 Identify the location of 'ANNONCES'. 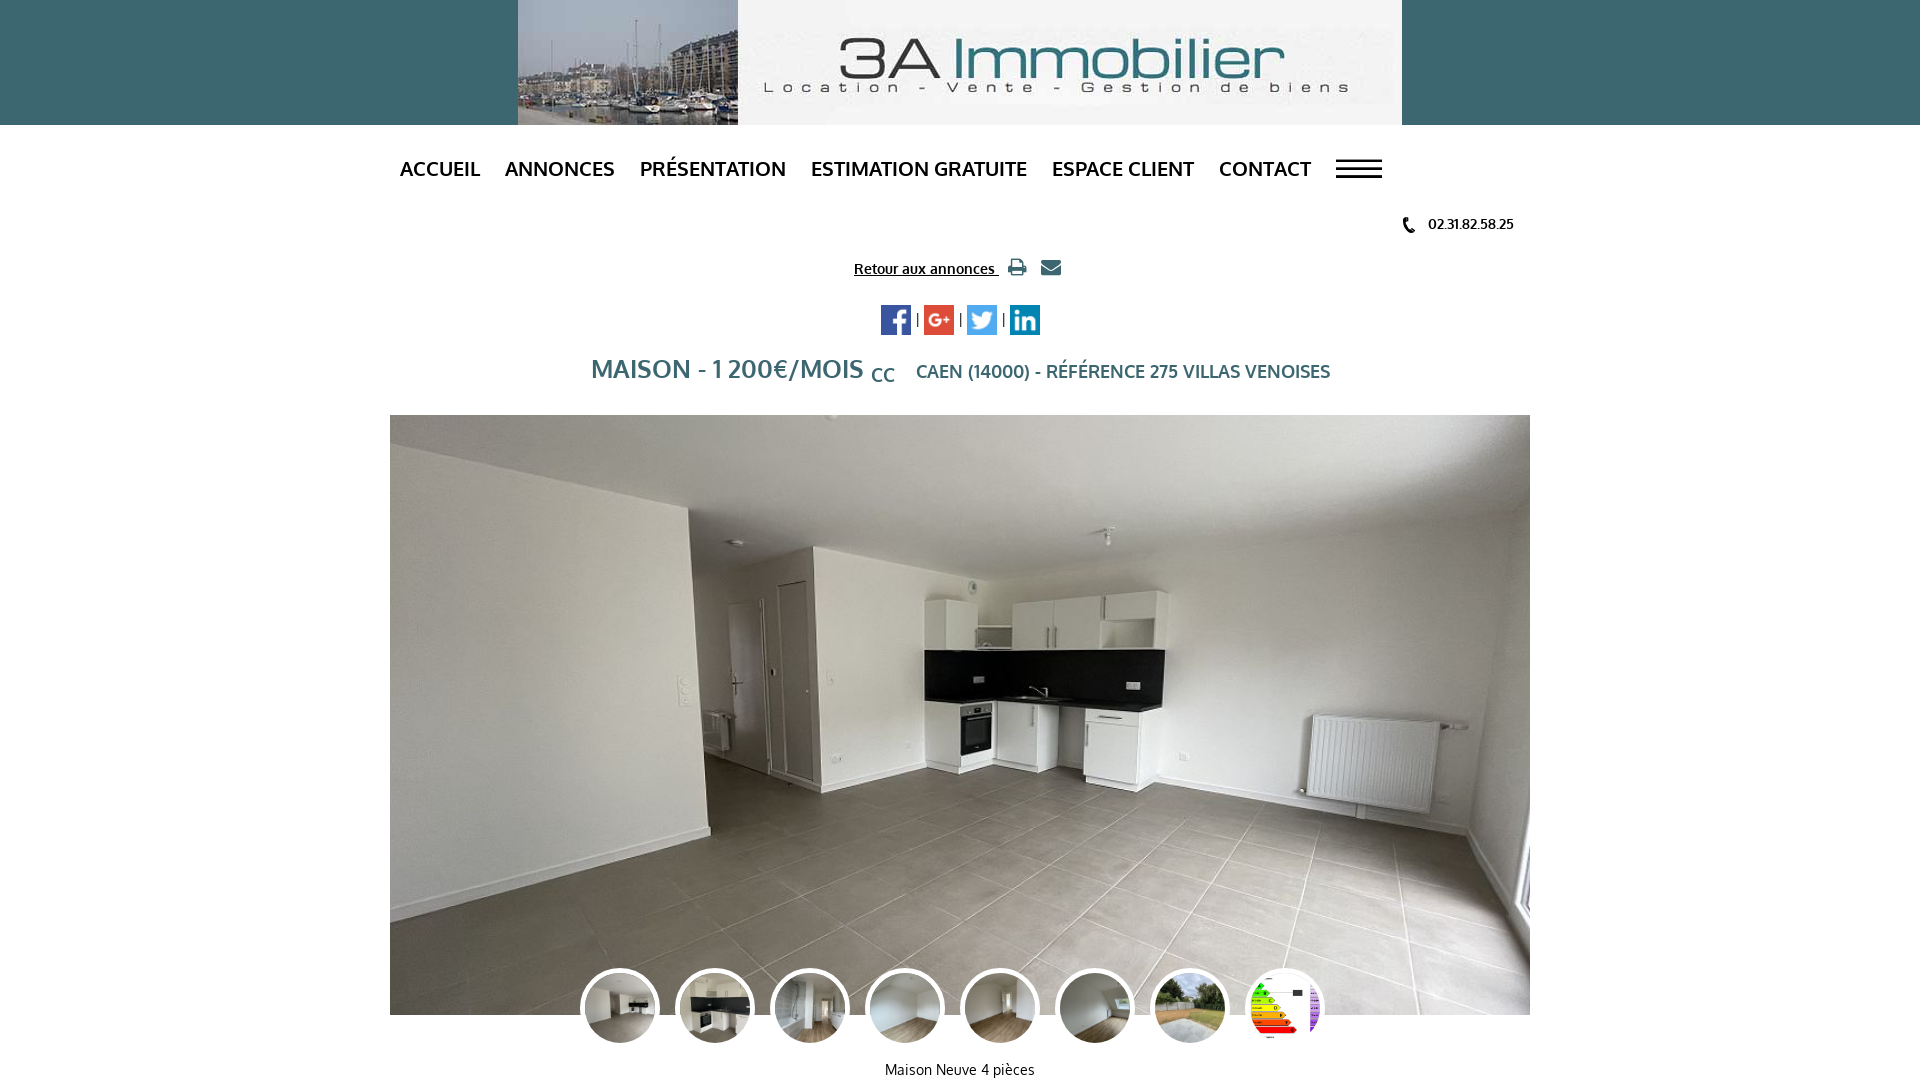
(560, 167).